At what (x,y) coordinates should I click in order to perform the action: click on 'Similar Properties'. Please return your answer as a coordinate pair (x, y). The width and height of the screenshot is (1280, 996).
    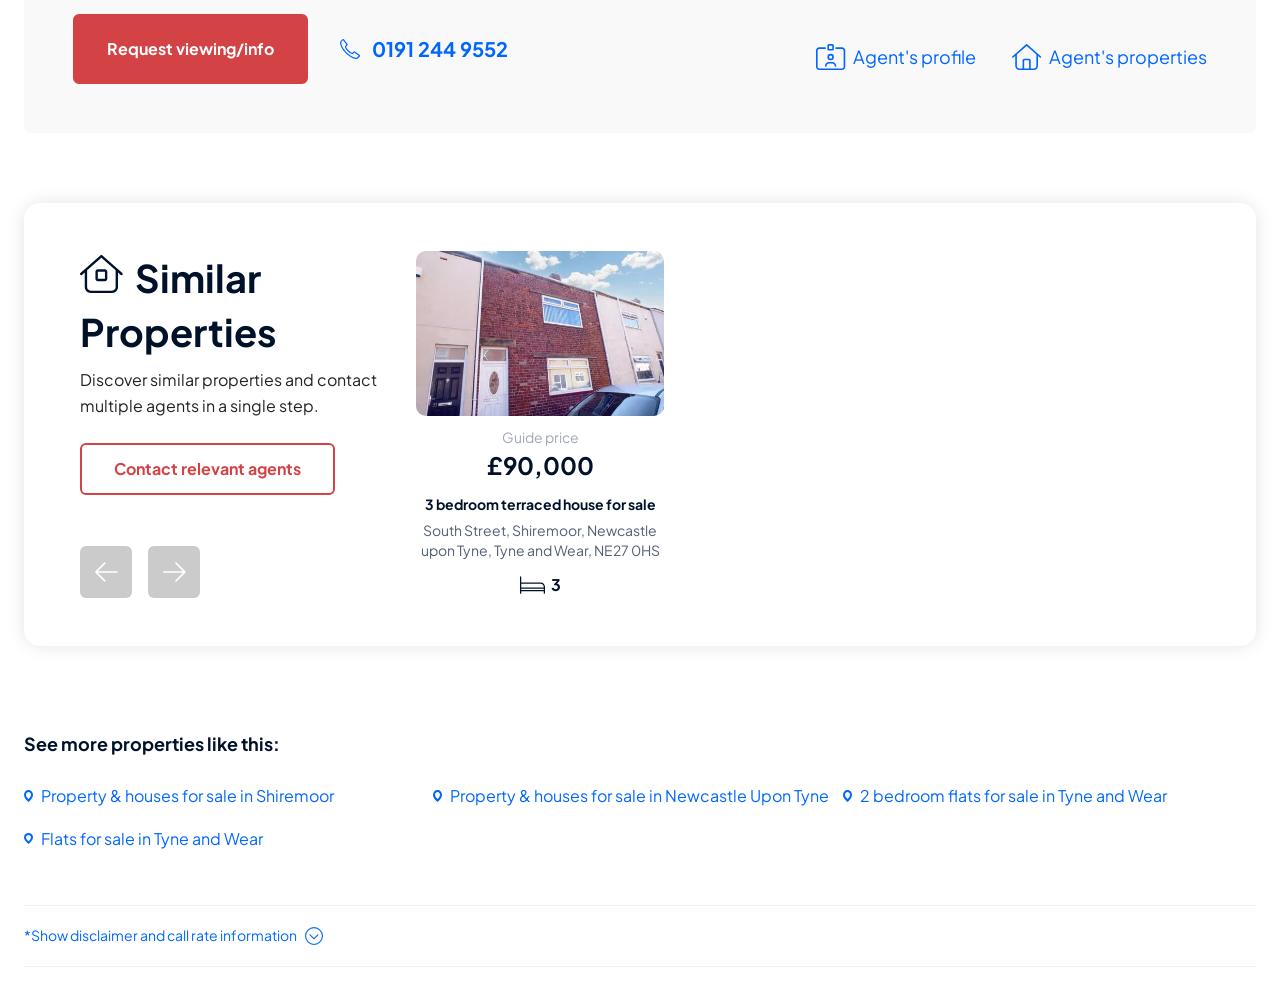
    Looking at the image, I should click on (80, 302).